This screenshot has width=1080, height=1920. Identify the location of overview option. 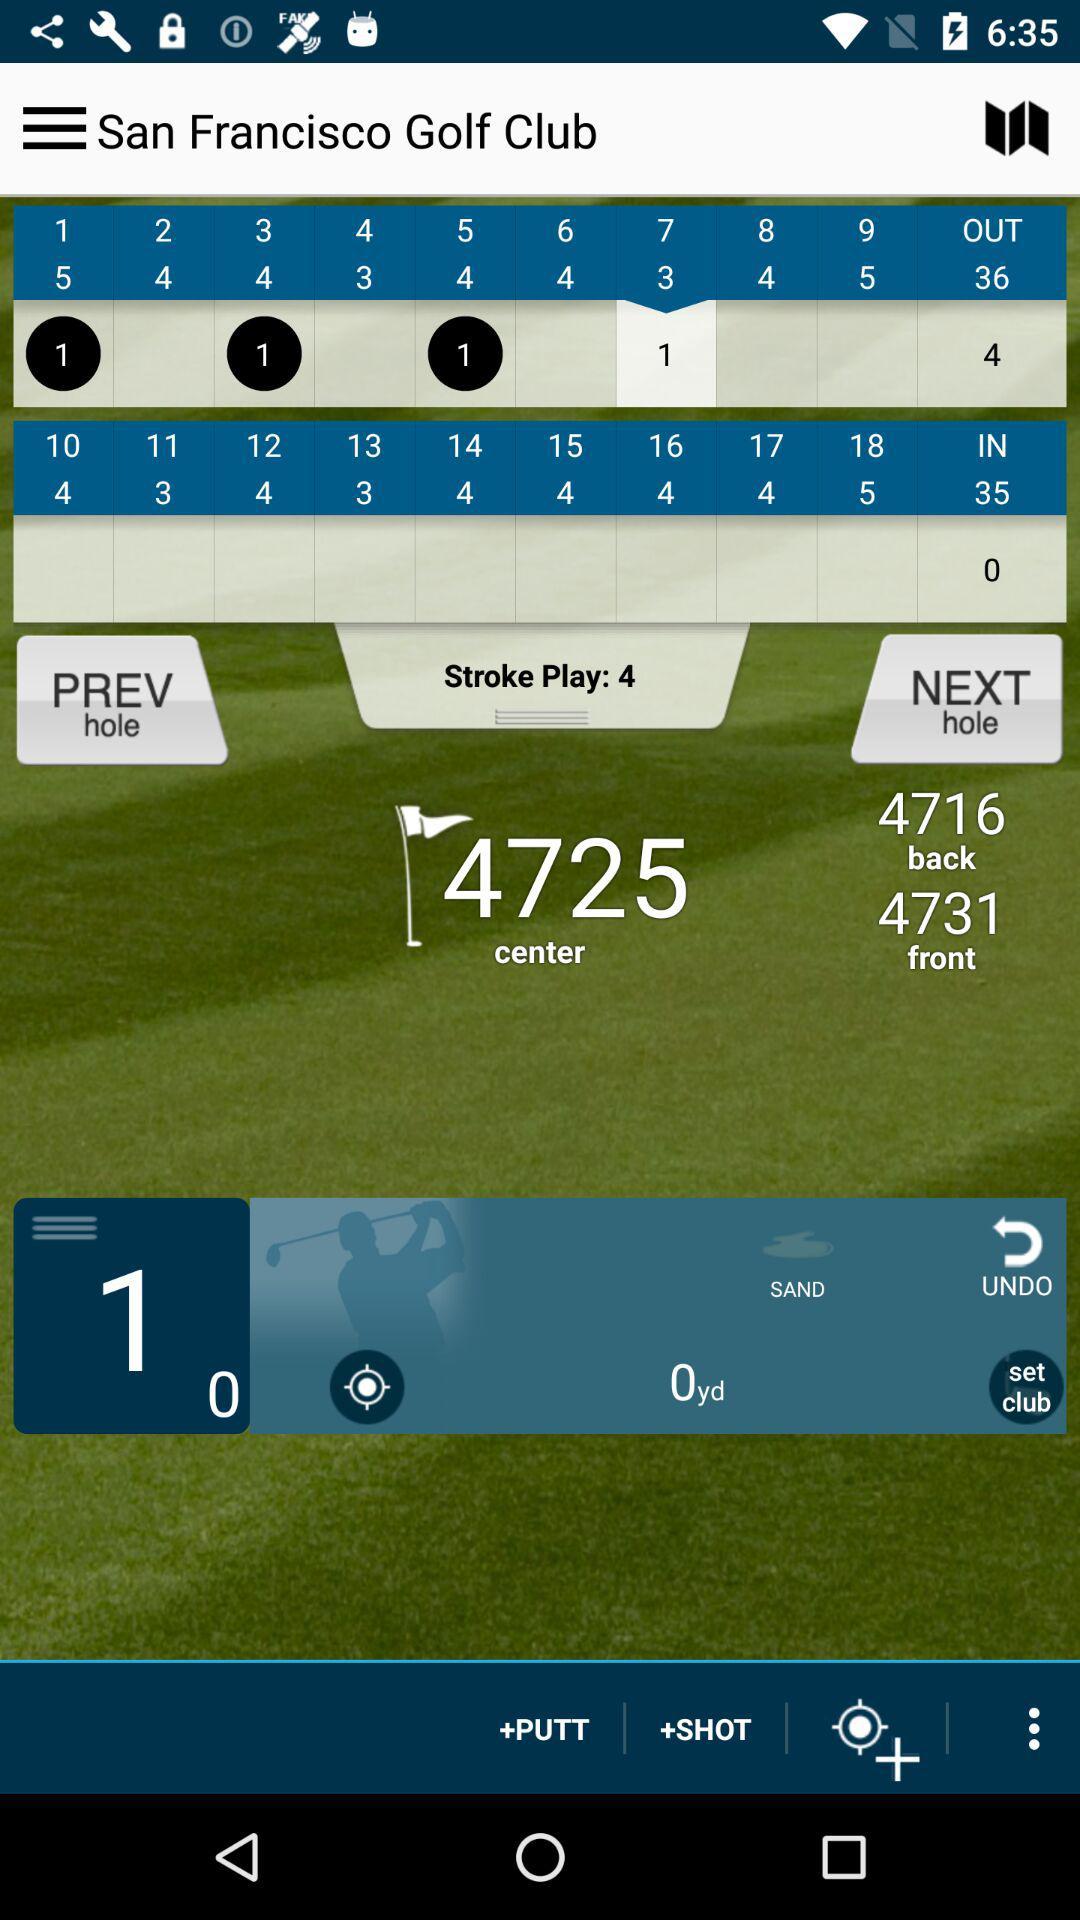
(1014, 1727).